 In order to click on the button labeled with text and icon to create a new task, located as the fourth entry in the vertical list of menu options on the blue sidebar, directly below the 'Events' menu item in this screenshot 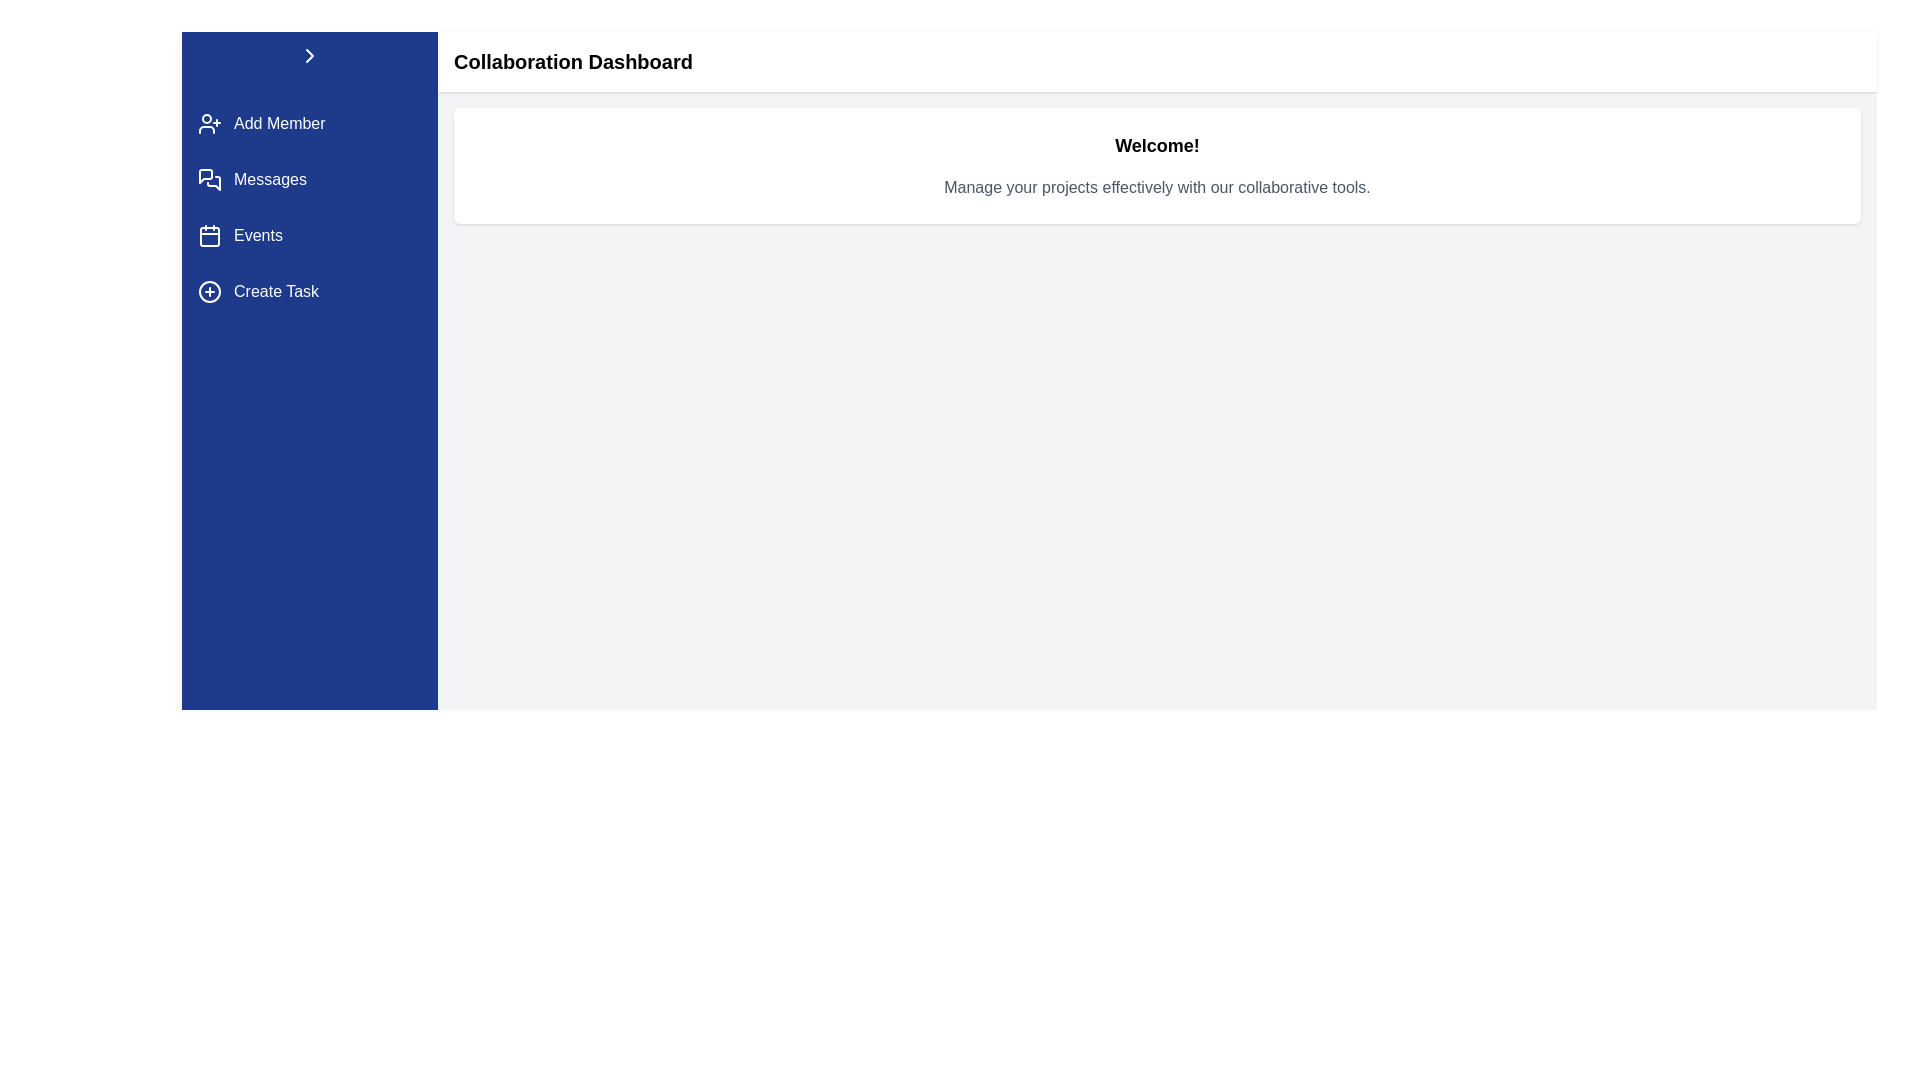, I will do `click(309, 292)`.